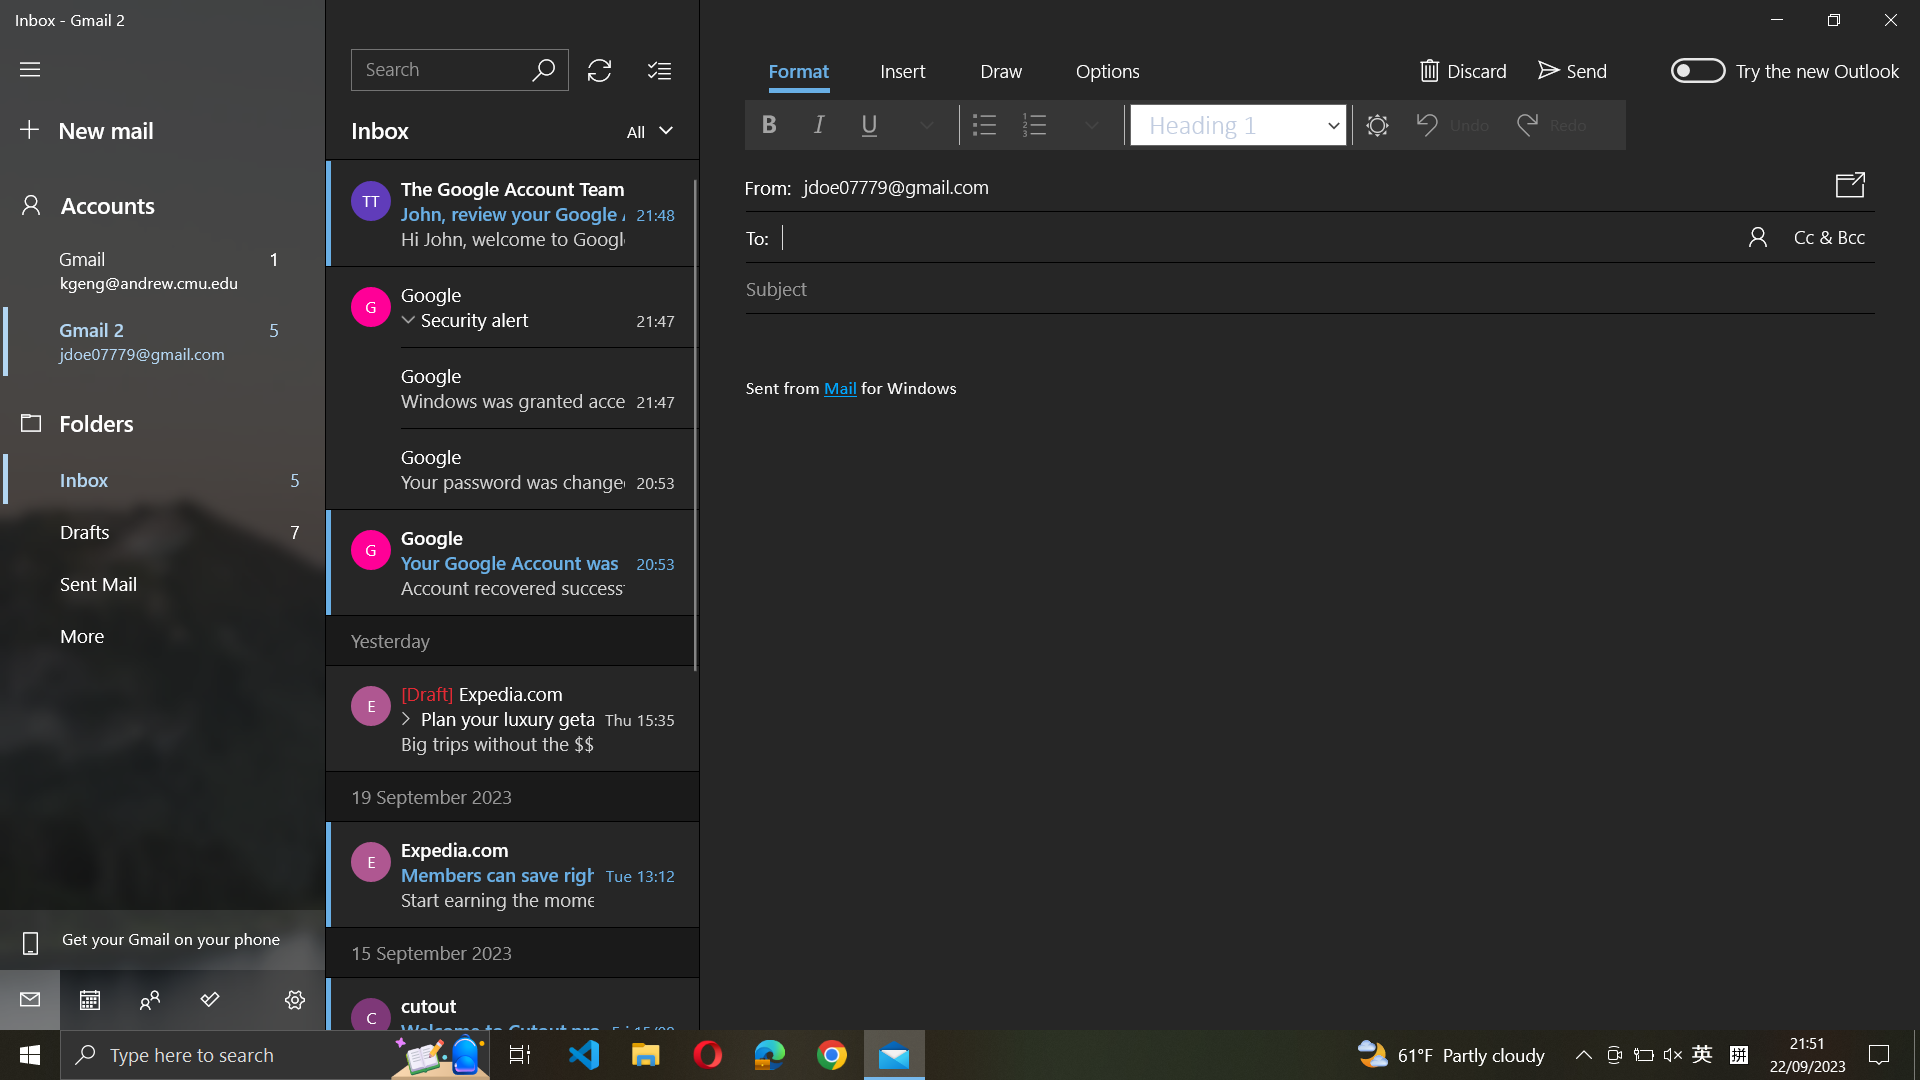  Describe the element at coordinates (901, 72) in the screenshot. I see `the "Insert" button` at that location.